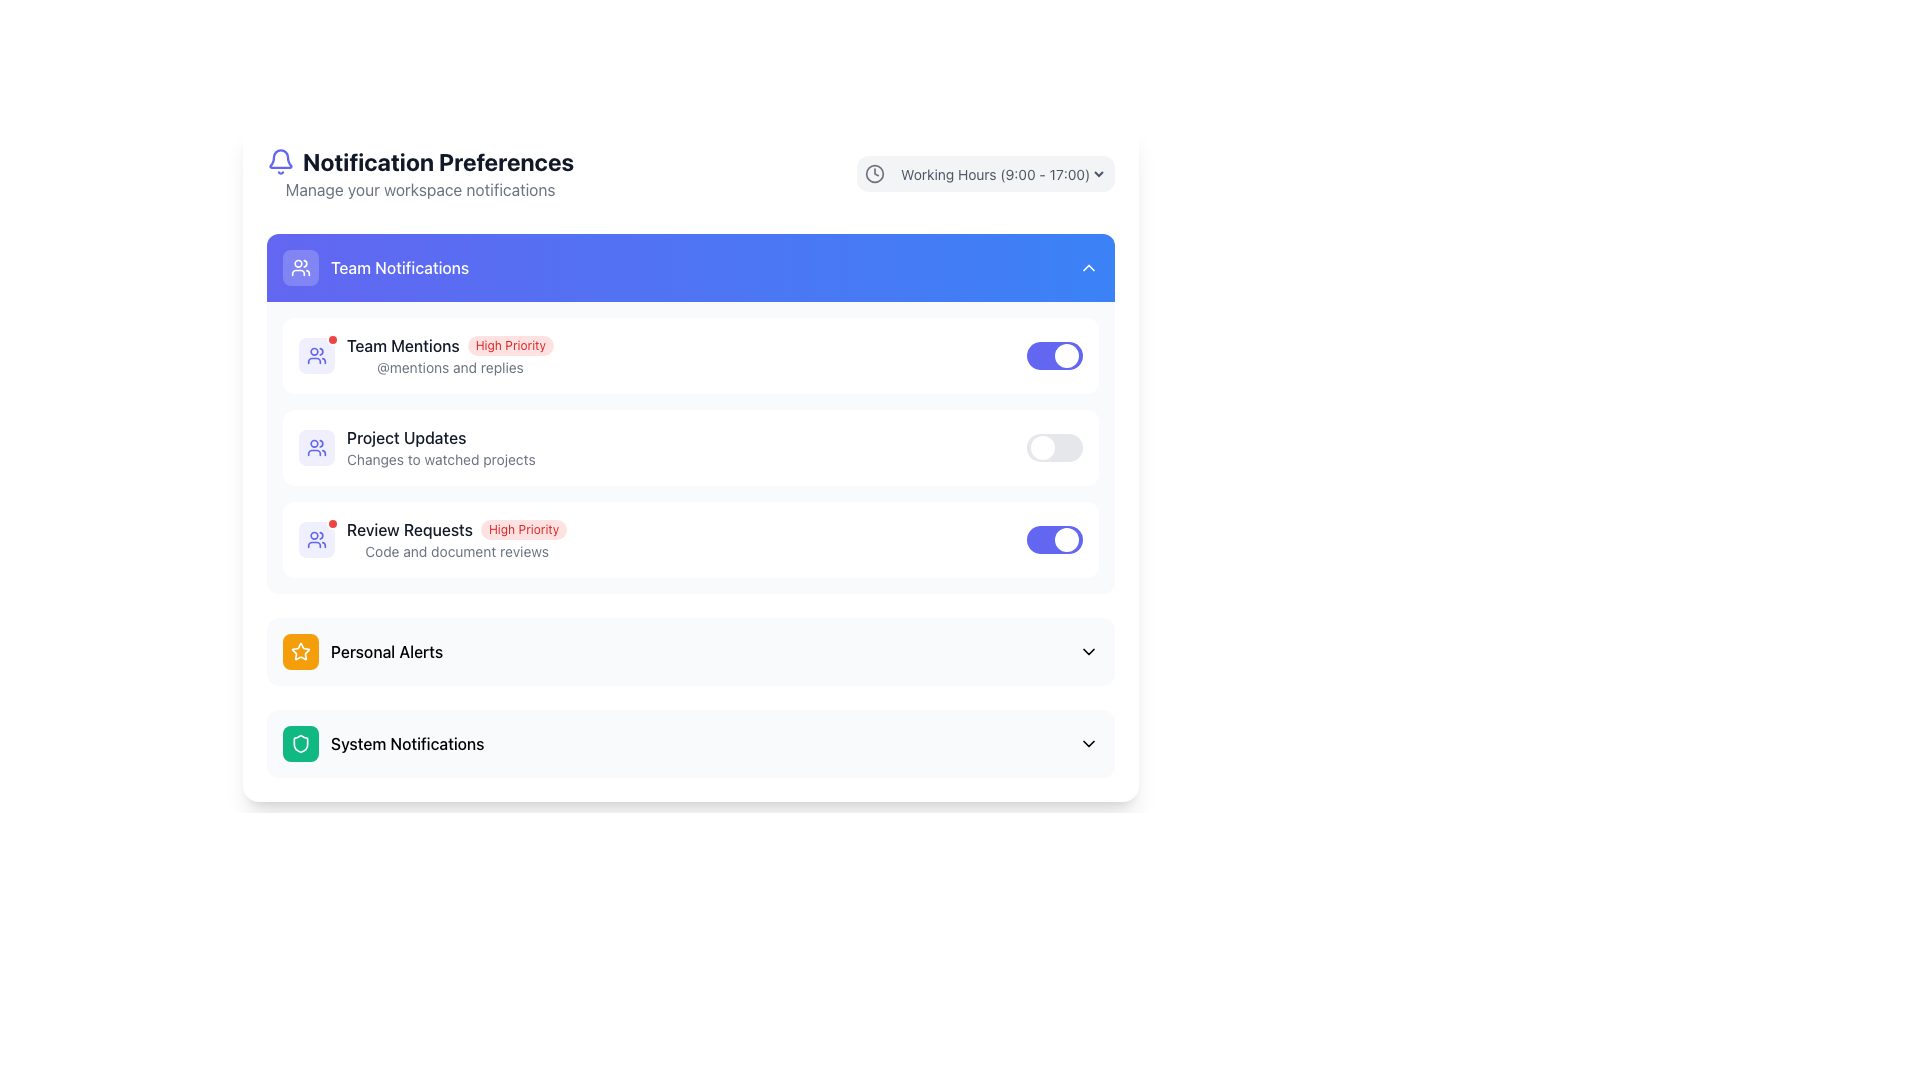 The width and height of the screenshot is (1920, 1080). I want to click on the shield icon inside the green rounded rectangle button, which is located to the left of the 'System Notifications' label, so click(300, 744).